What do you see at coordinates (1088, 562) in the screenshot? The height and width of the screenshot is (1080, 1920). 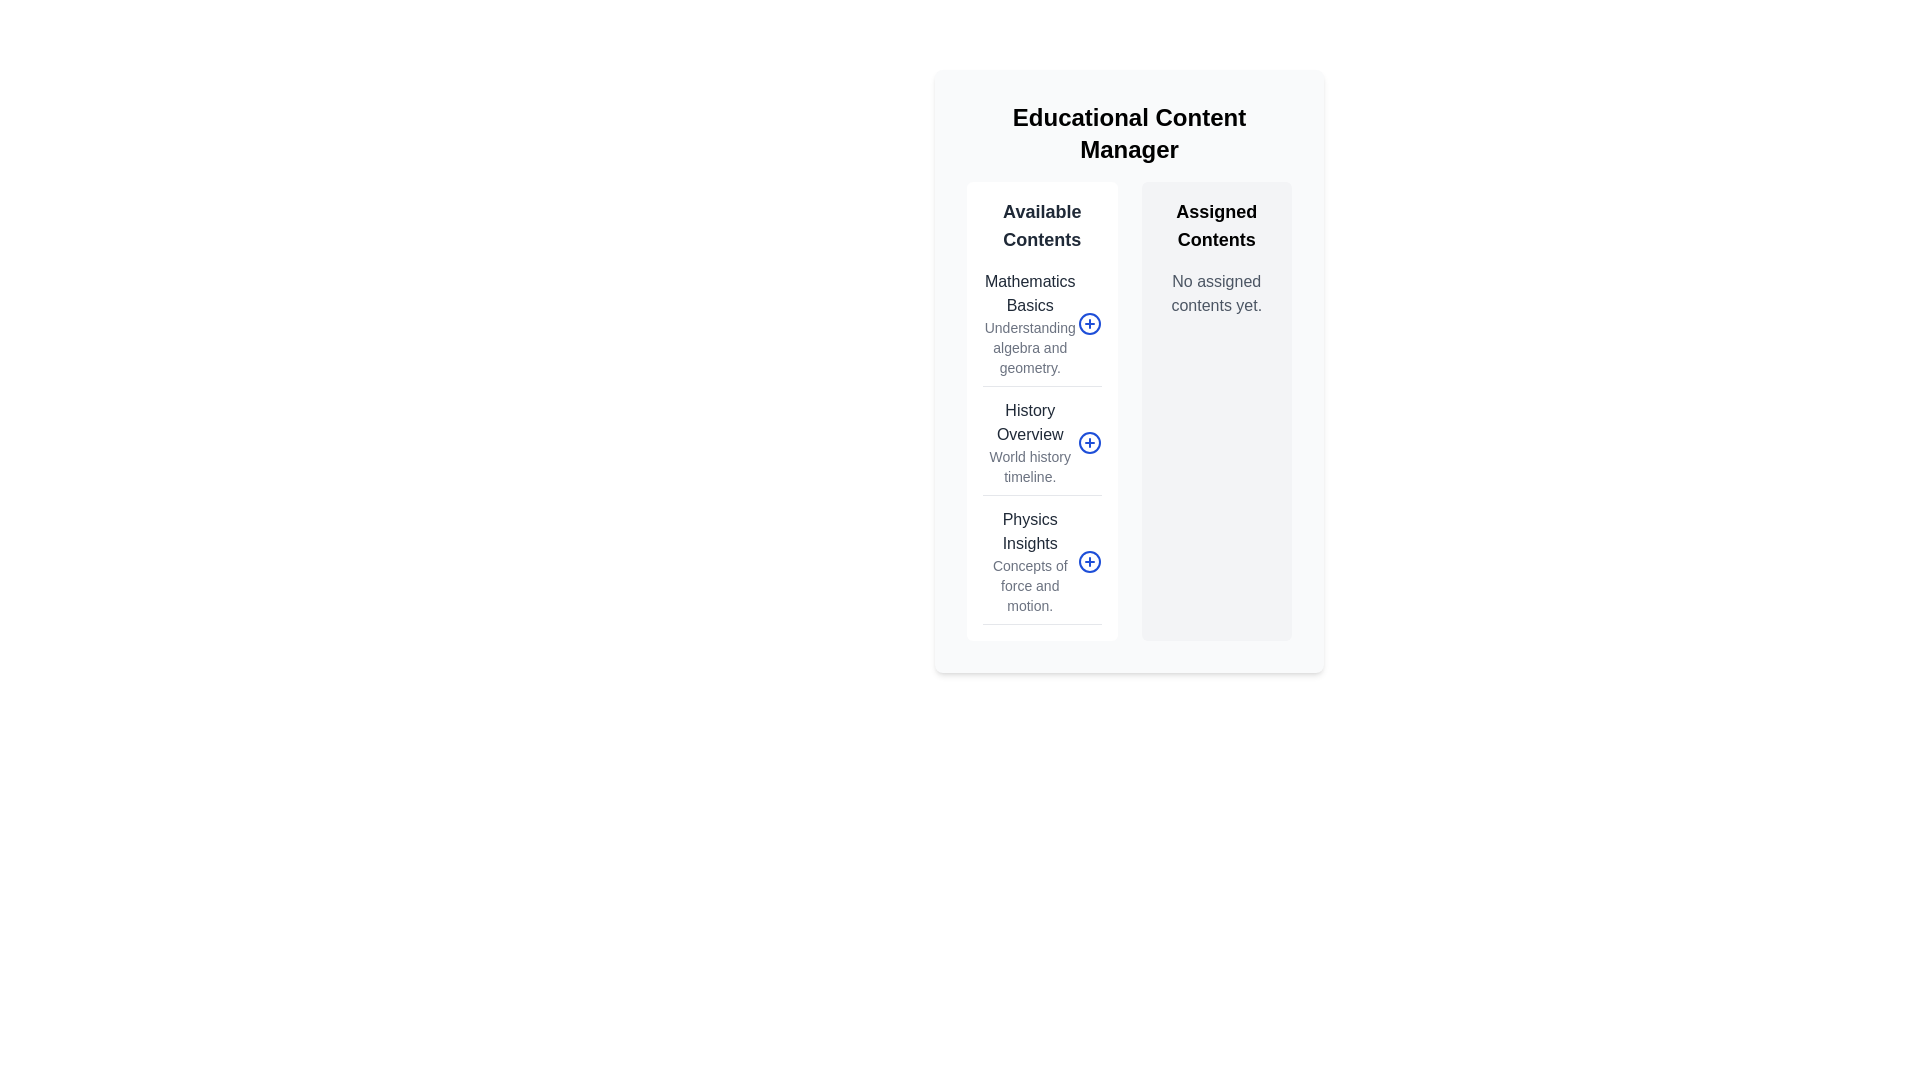 I see `the circular blue button with a plus icon, located next to 'Physics Insights' at the bottom of the 'Available Contents' list, to observe its hover effect` at bounding box center [1088, 562].